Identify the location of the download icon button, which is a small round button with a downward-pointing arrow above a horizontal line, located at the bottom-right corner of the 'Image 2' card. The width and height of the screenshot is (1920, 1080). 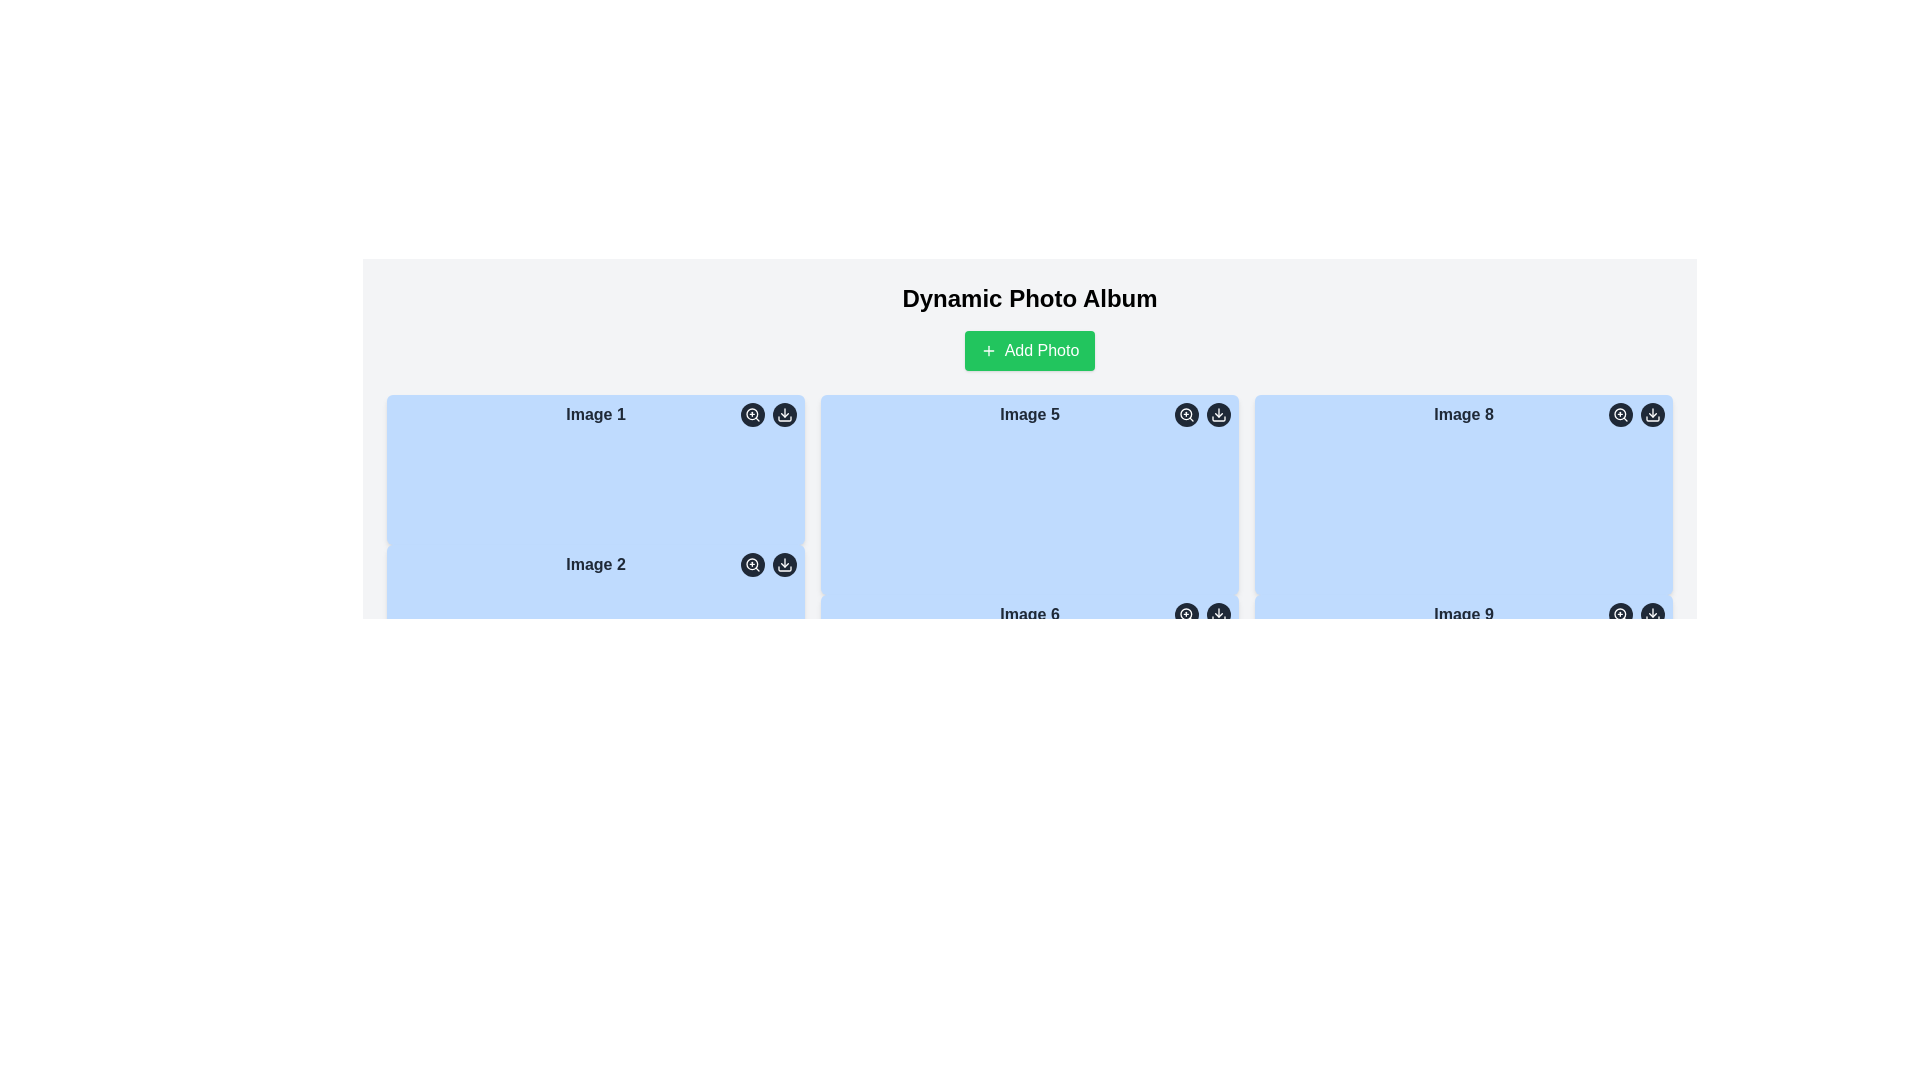
(784, 564).